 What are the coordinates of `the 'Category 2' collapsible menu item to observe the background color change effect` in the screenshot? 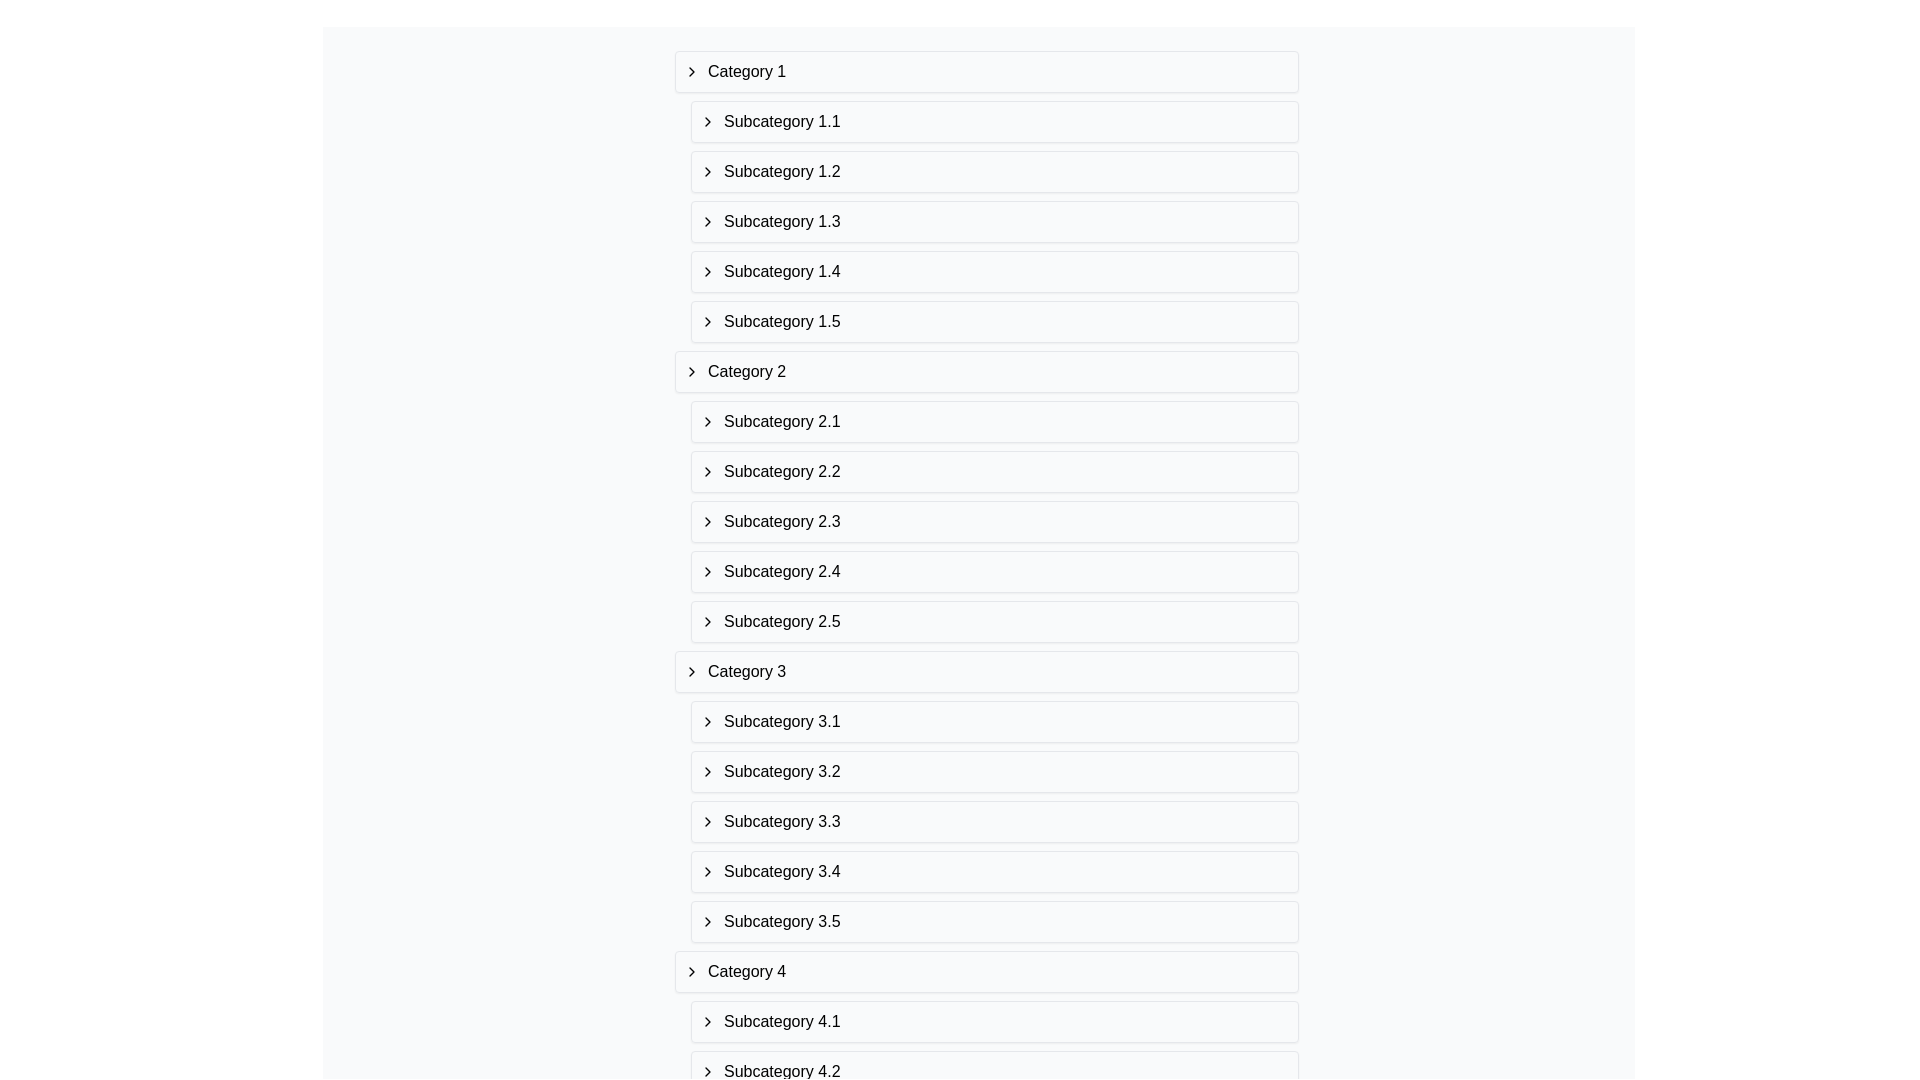 It's located at (987, 371).